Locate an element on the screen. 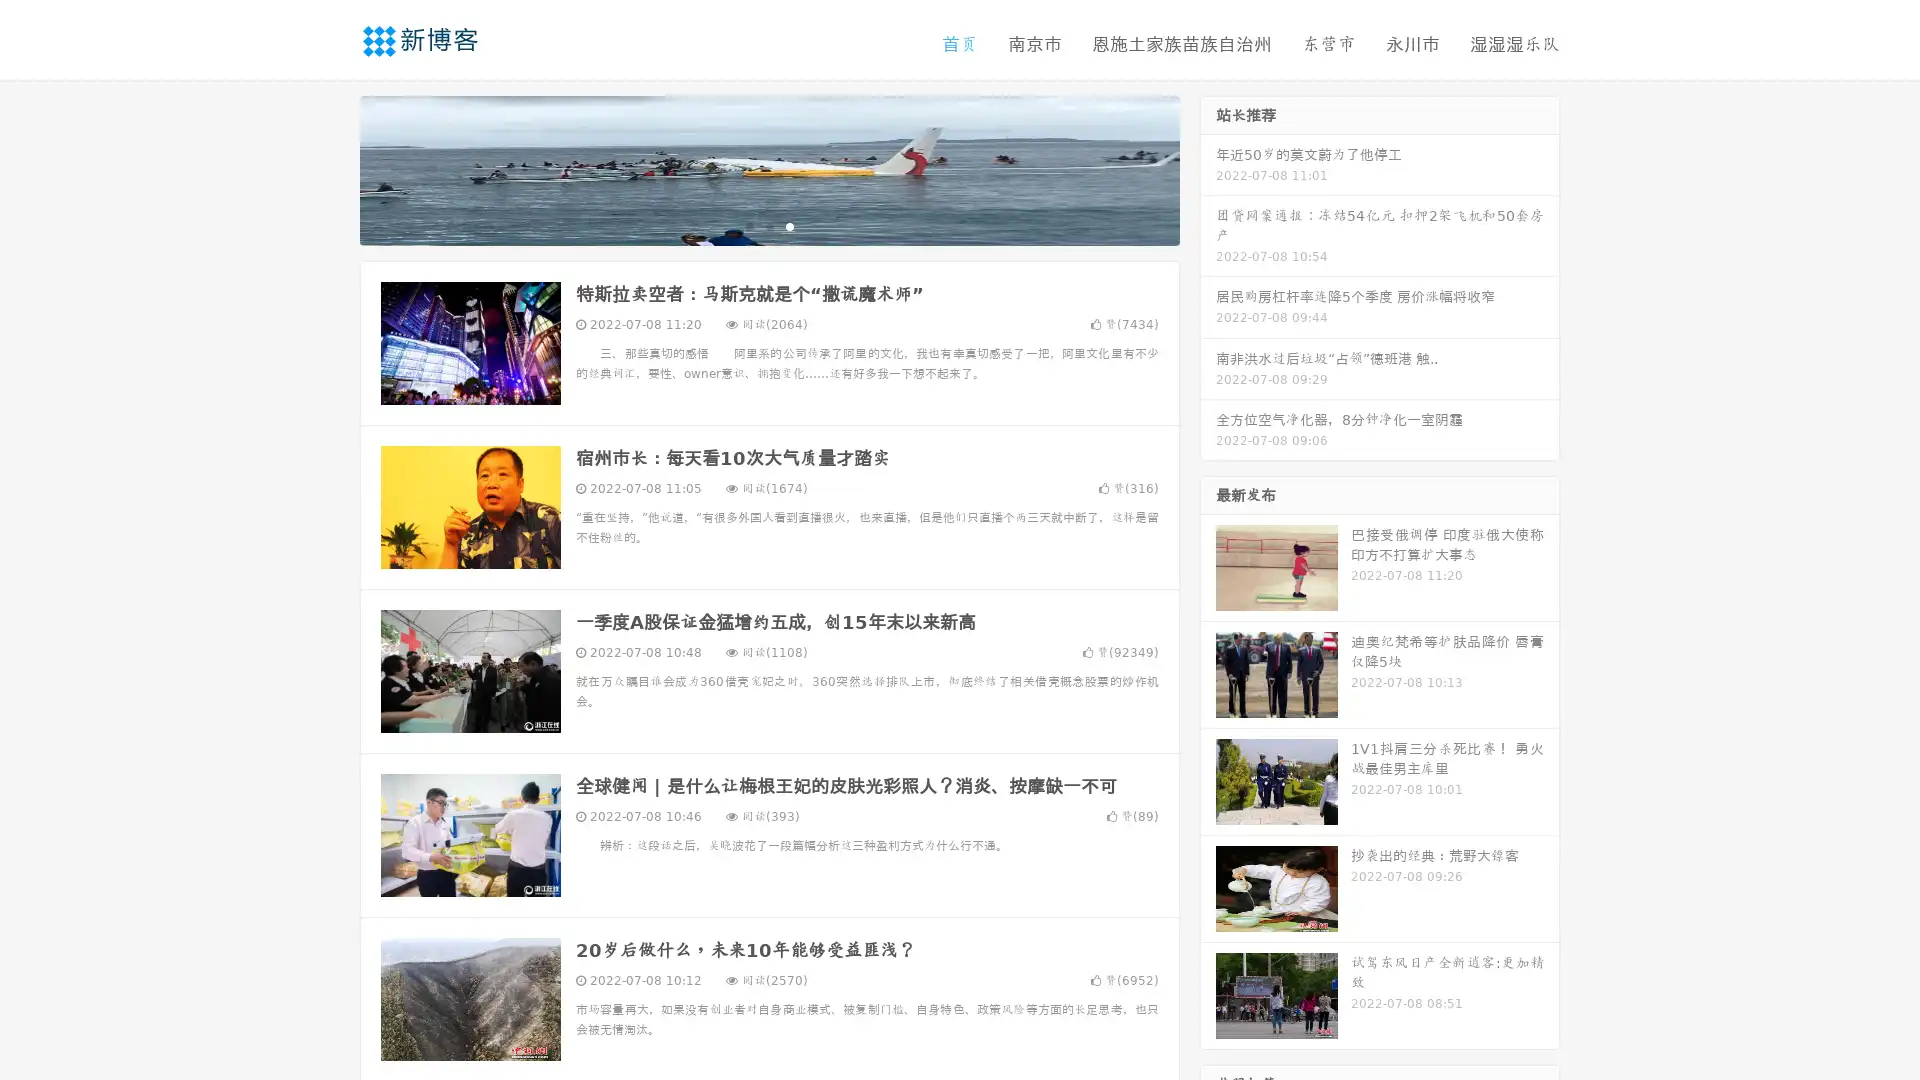 This screenshot has height=1080, width=1920. Next slide is located at coordinates (1208, 168).